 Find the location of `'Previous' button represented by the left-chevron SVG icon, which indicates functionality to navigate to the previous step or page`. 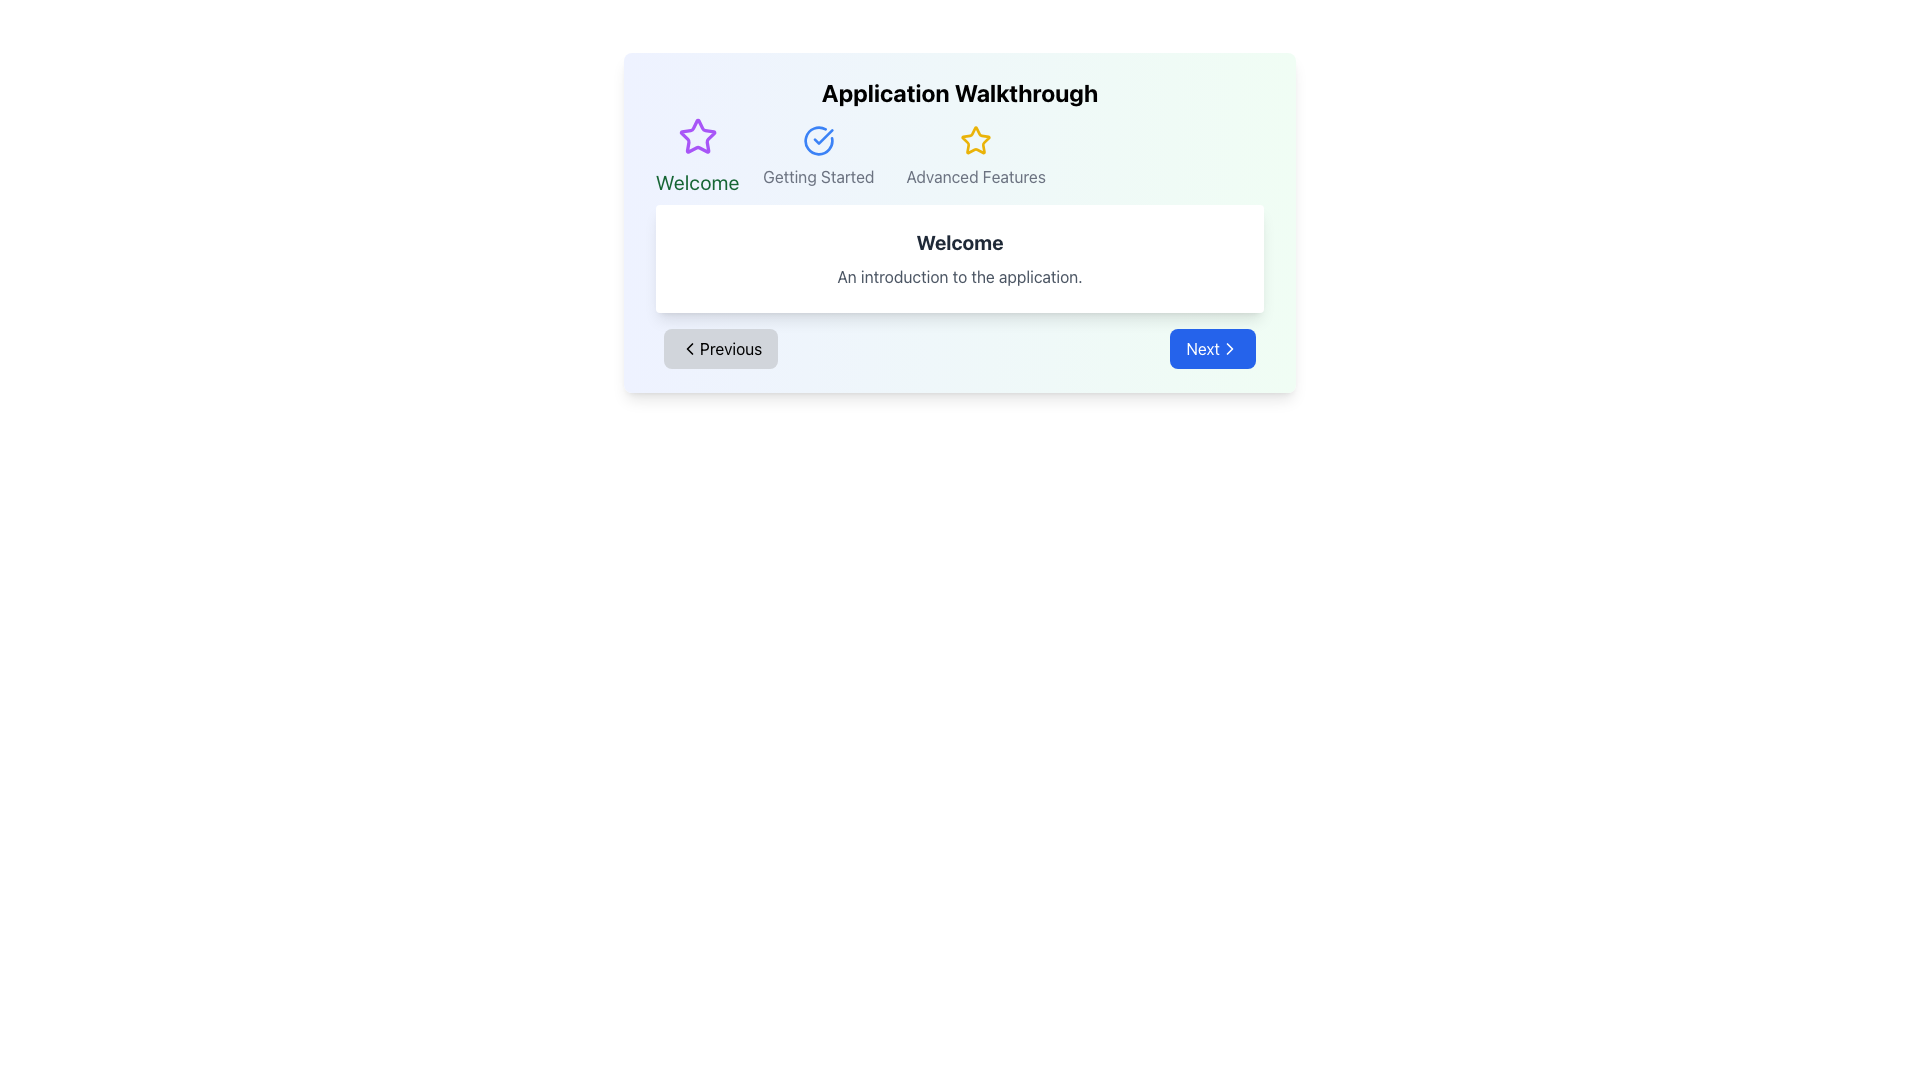

'Previous' button represented by the left-chevron SVG icon, which indicates functionality to navigate to the previous step or page is located at coordinates (690, 347).